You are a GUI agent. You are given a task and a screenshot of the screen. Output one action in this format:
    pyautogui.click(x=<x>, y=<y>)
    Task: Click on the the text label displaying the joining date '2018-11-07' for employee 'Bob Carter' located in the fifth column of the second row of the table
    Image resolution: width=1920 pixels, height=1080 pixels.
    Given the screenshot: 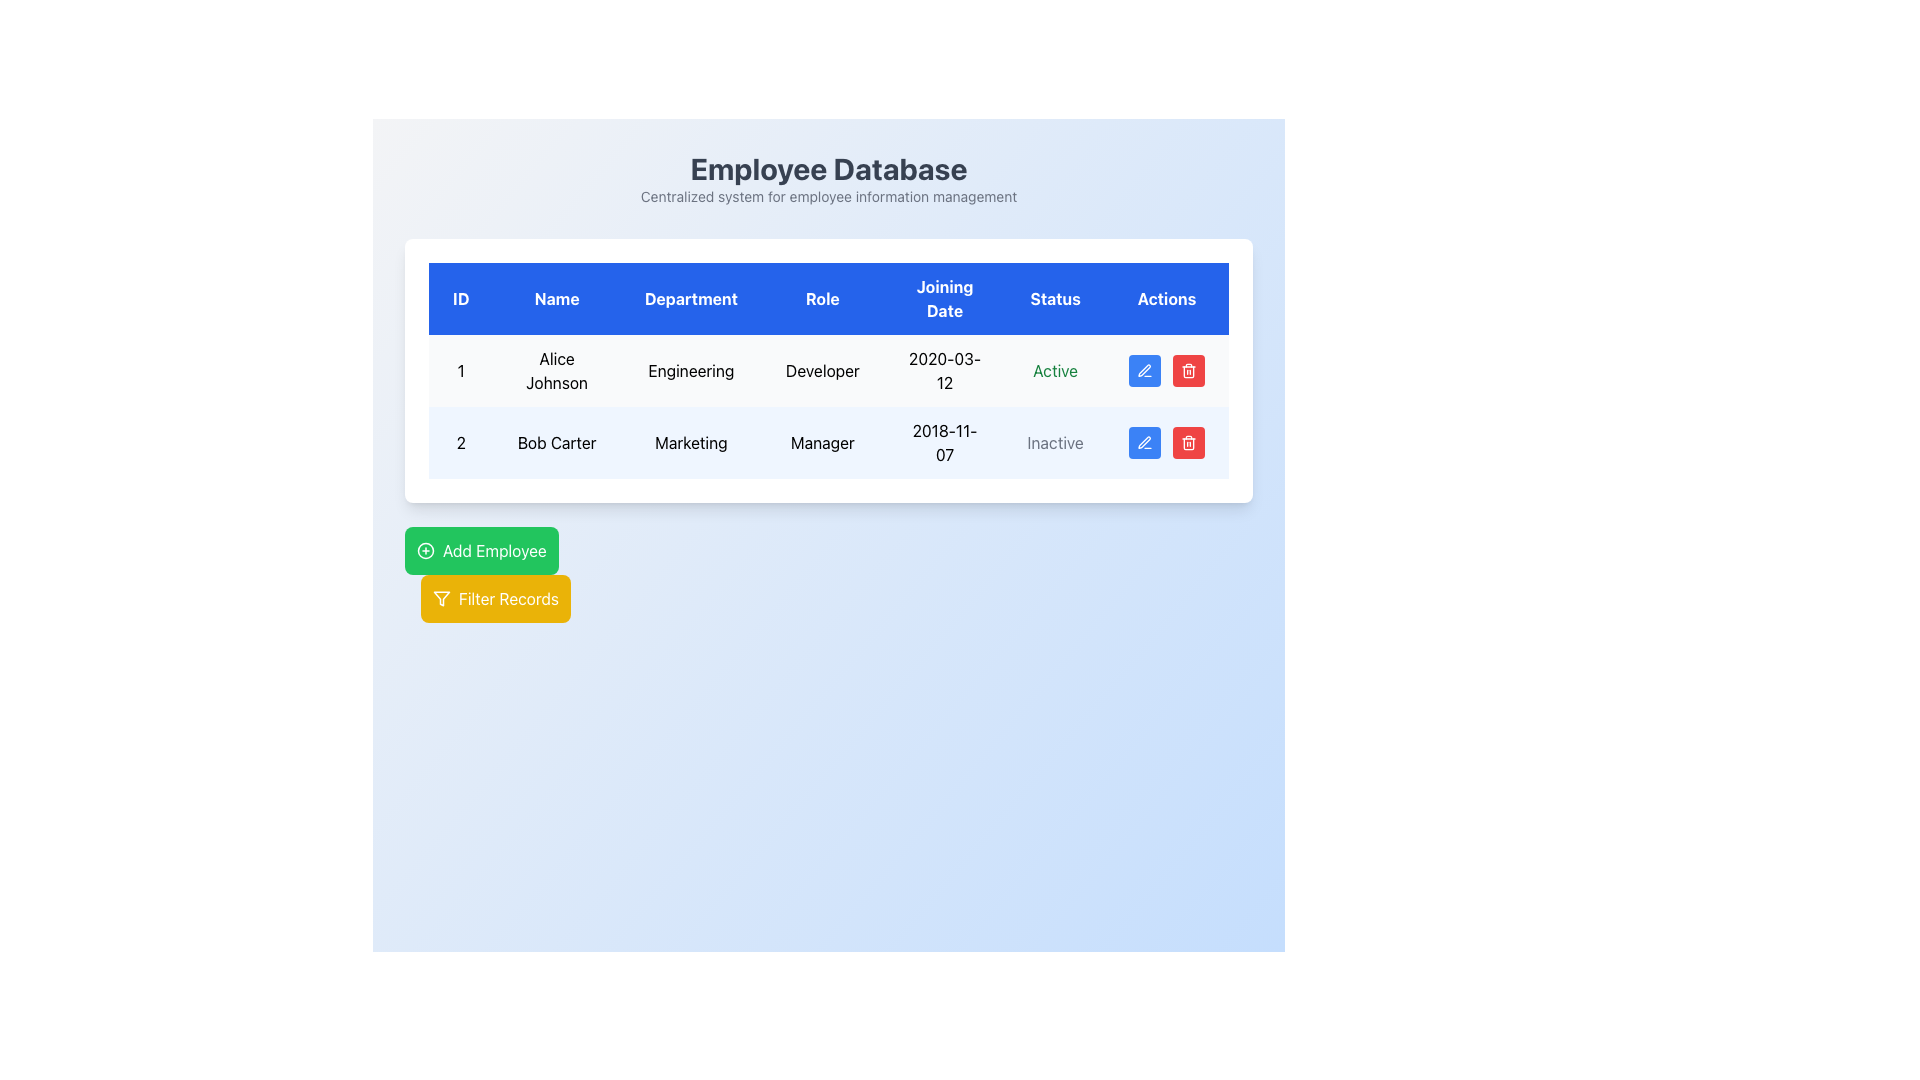 What is the action you would take?
    pyautogui.click(x=944, y=442)
    